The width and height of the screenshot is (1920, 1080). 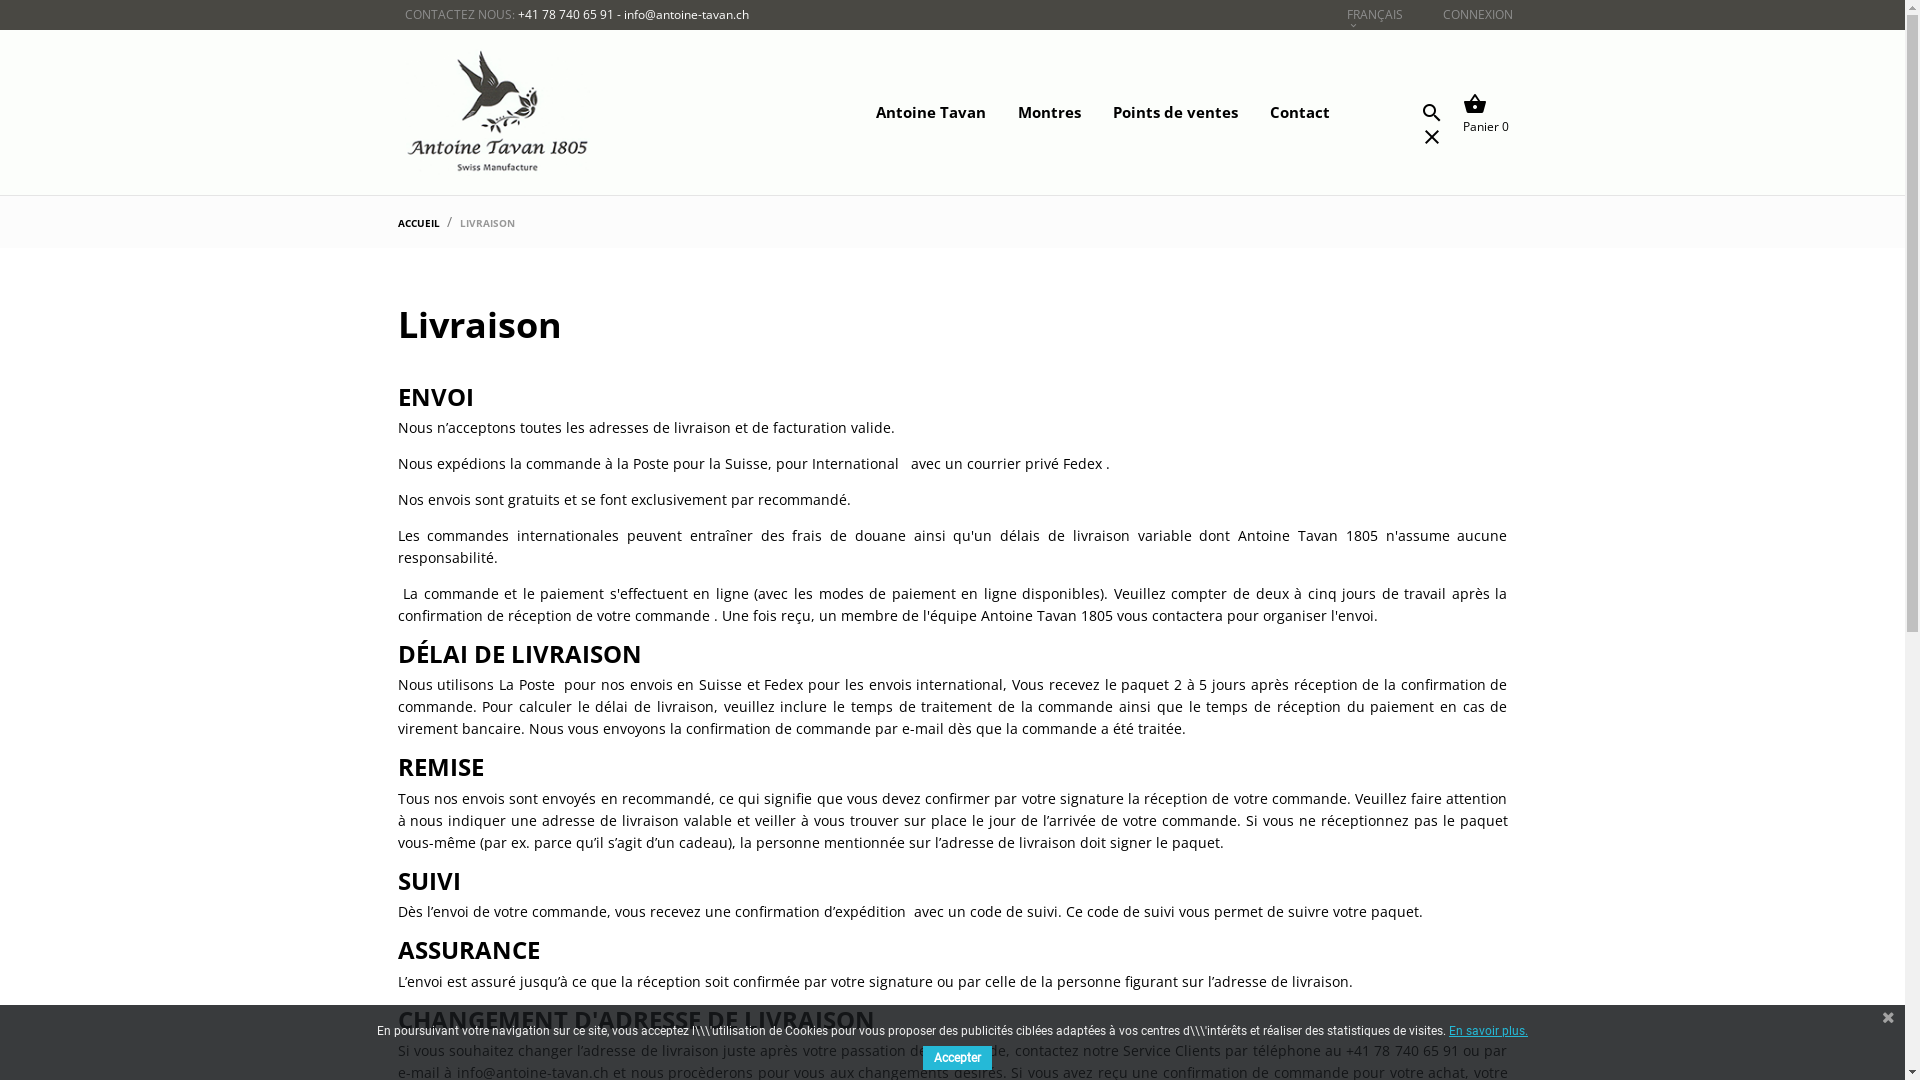 What do you see at coordinates (1082, 111) in the screenshot?
I see `'Points de ventes'` at bounding box center [1082, 111].